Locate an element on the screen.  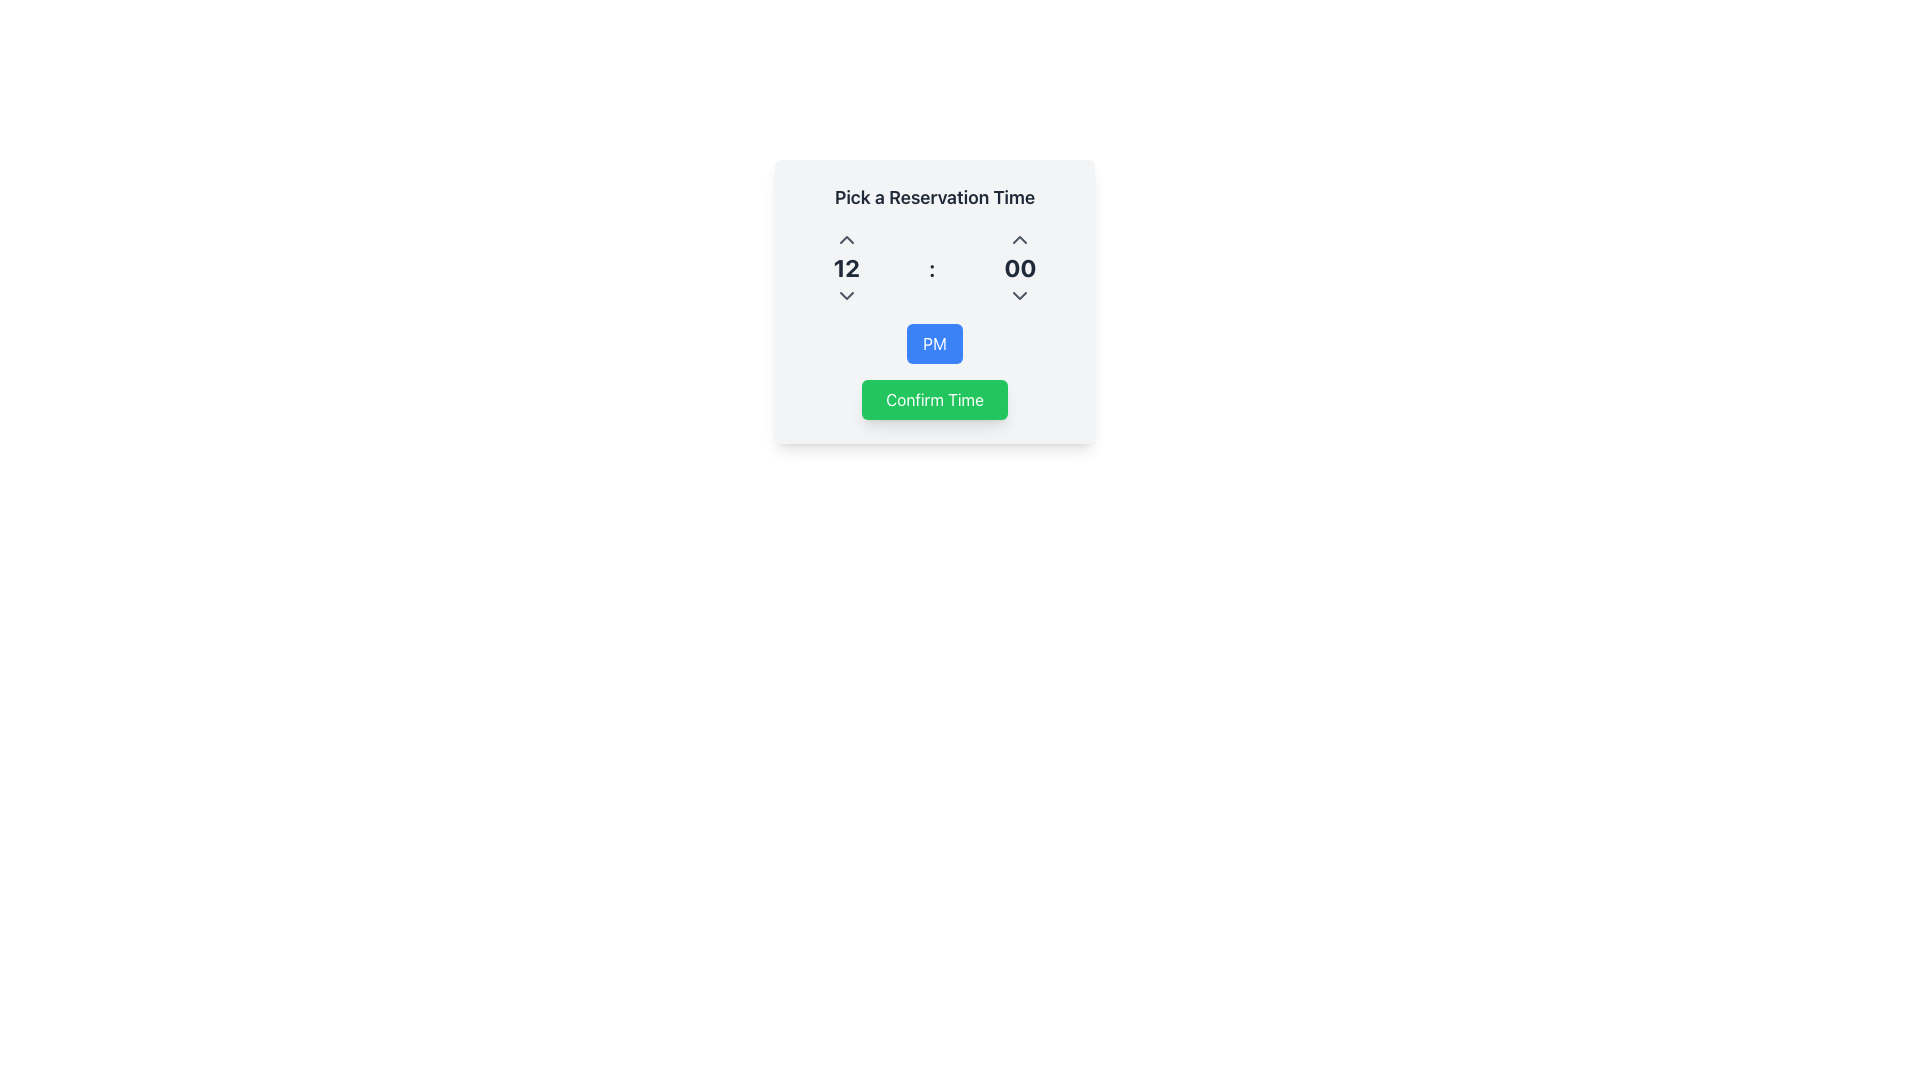
the Time Selector element displaying '00' to increment or decrement the minutes is located at coordinates (1020, 266).